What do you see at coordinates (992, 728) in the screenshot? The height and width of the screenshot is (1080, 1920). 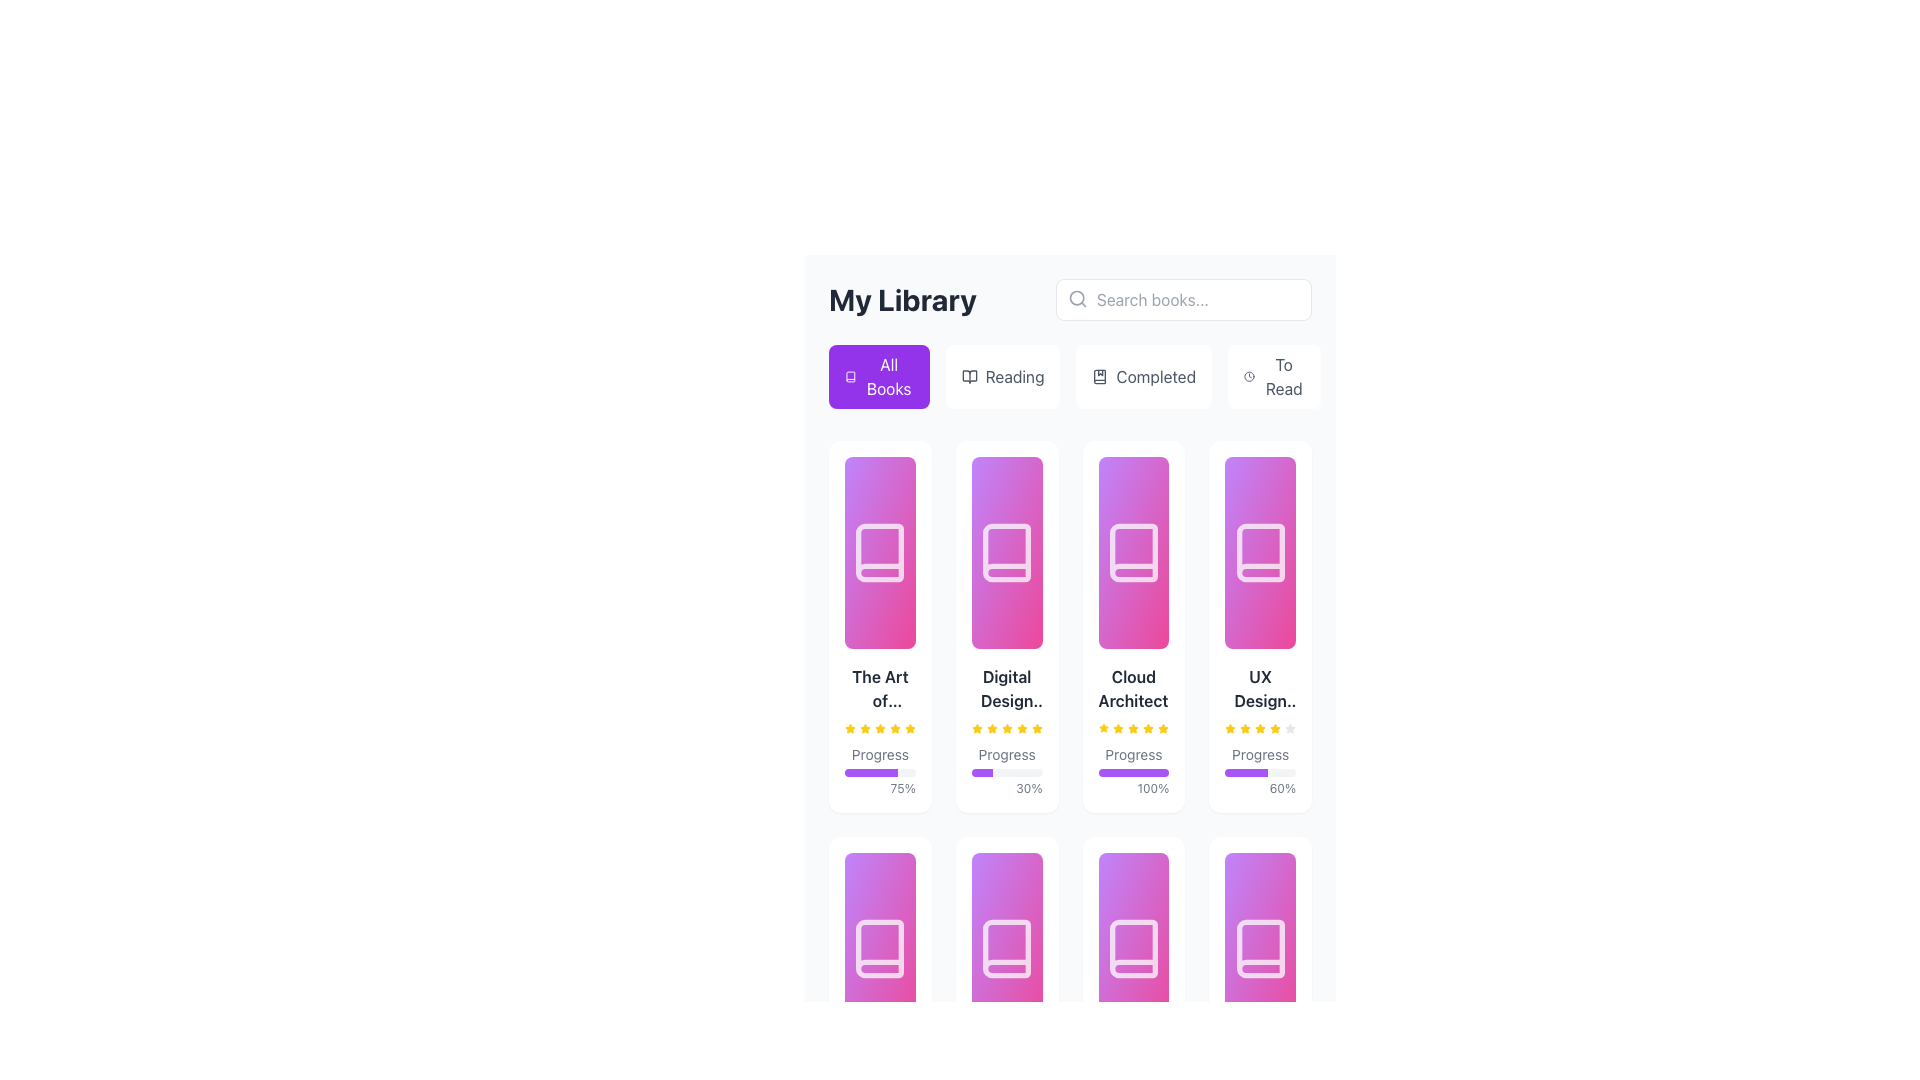 I see `the third filled star in the 5-star rating system beneath the book title 'Digital Design' to adjust the rating` at bounding box center [992, 728].